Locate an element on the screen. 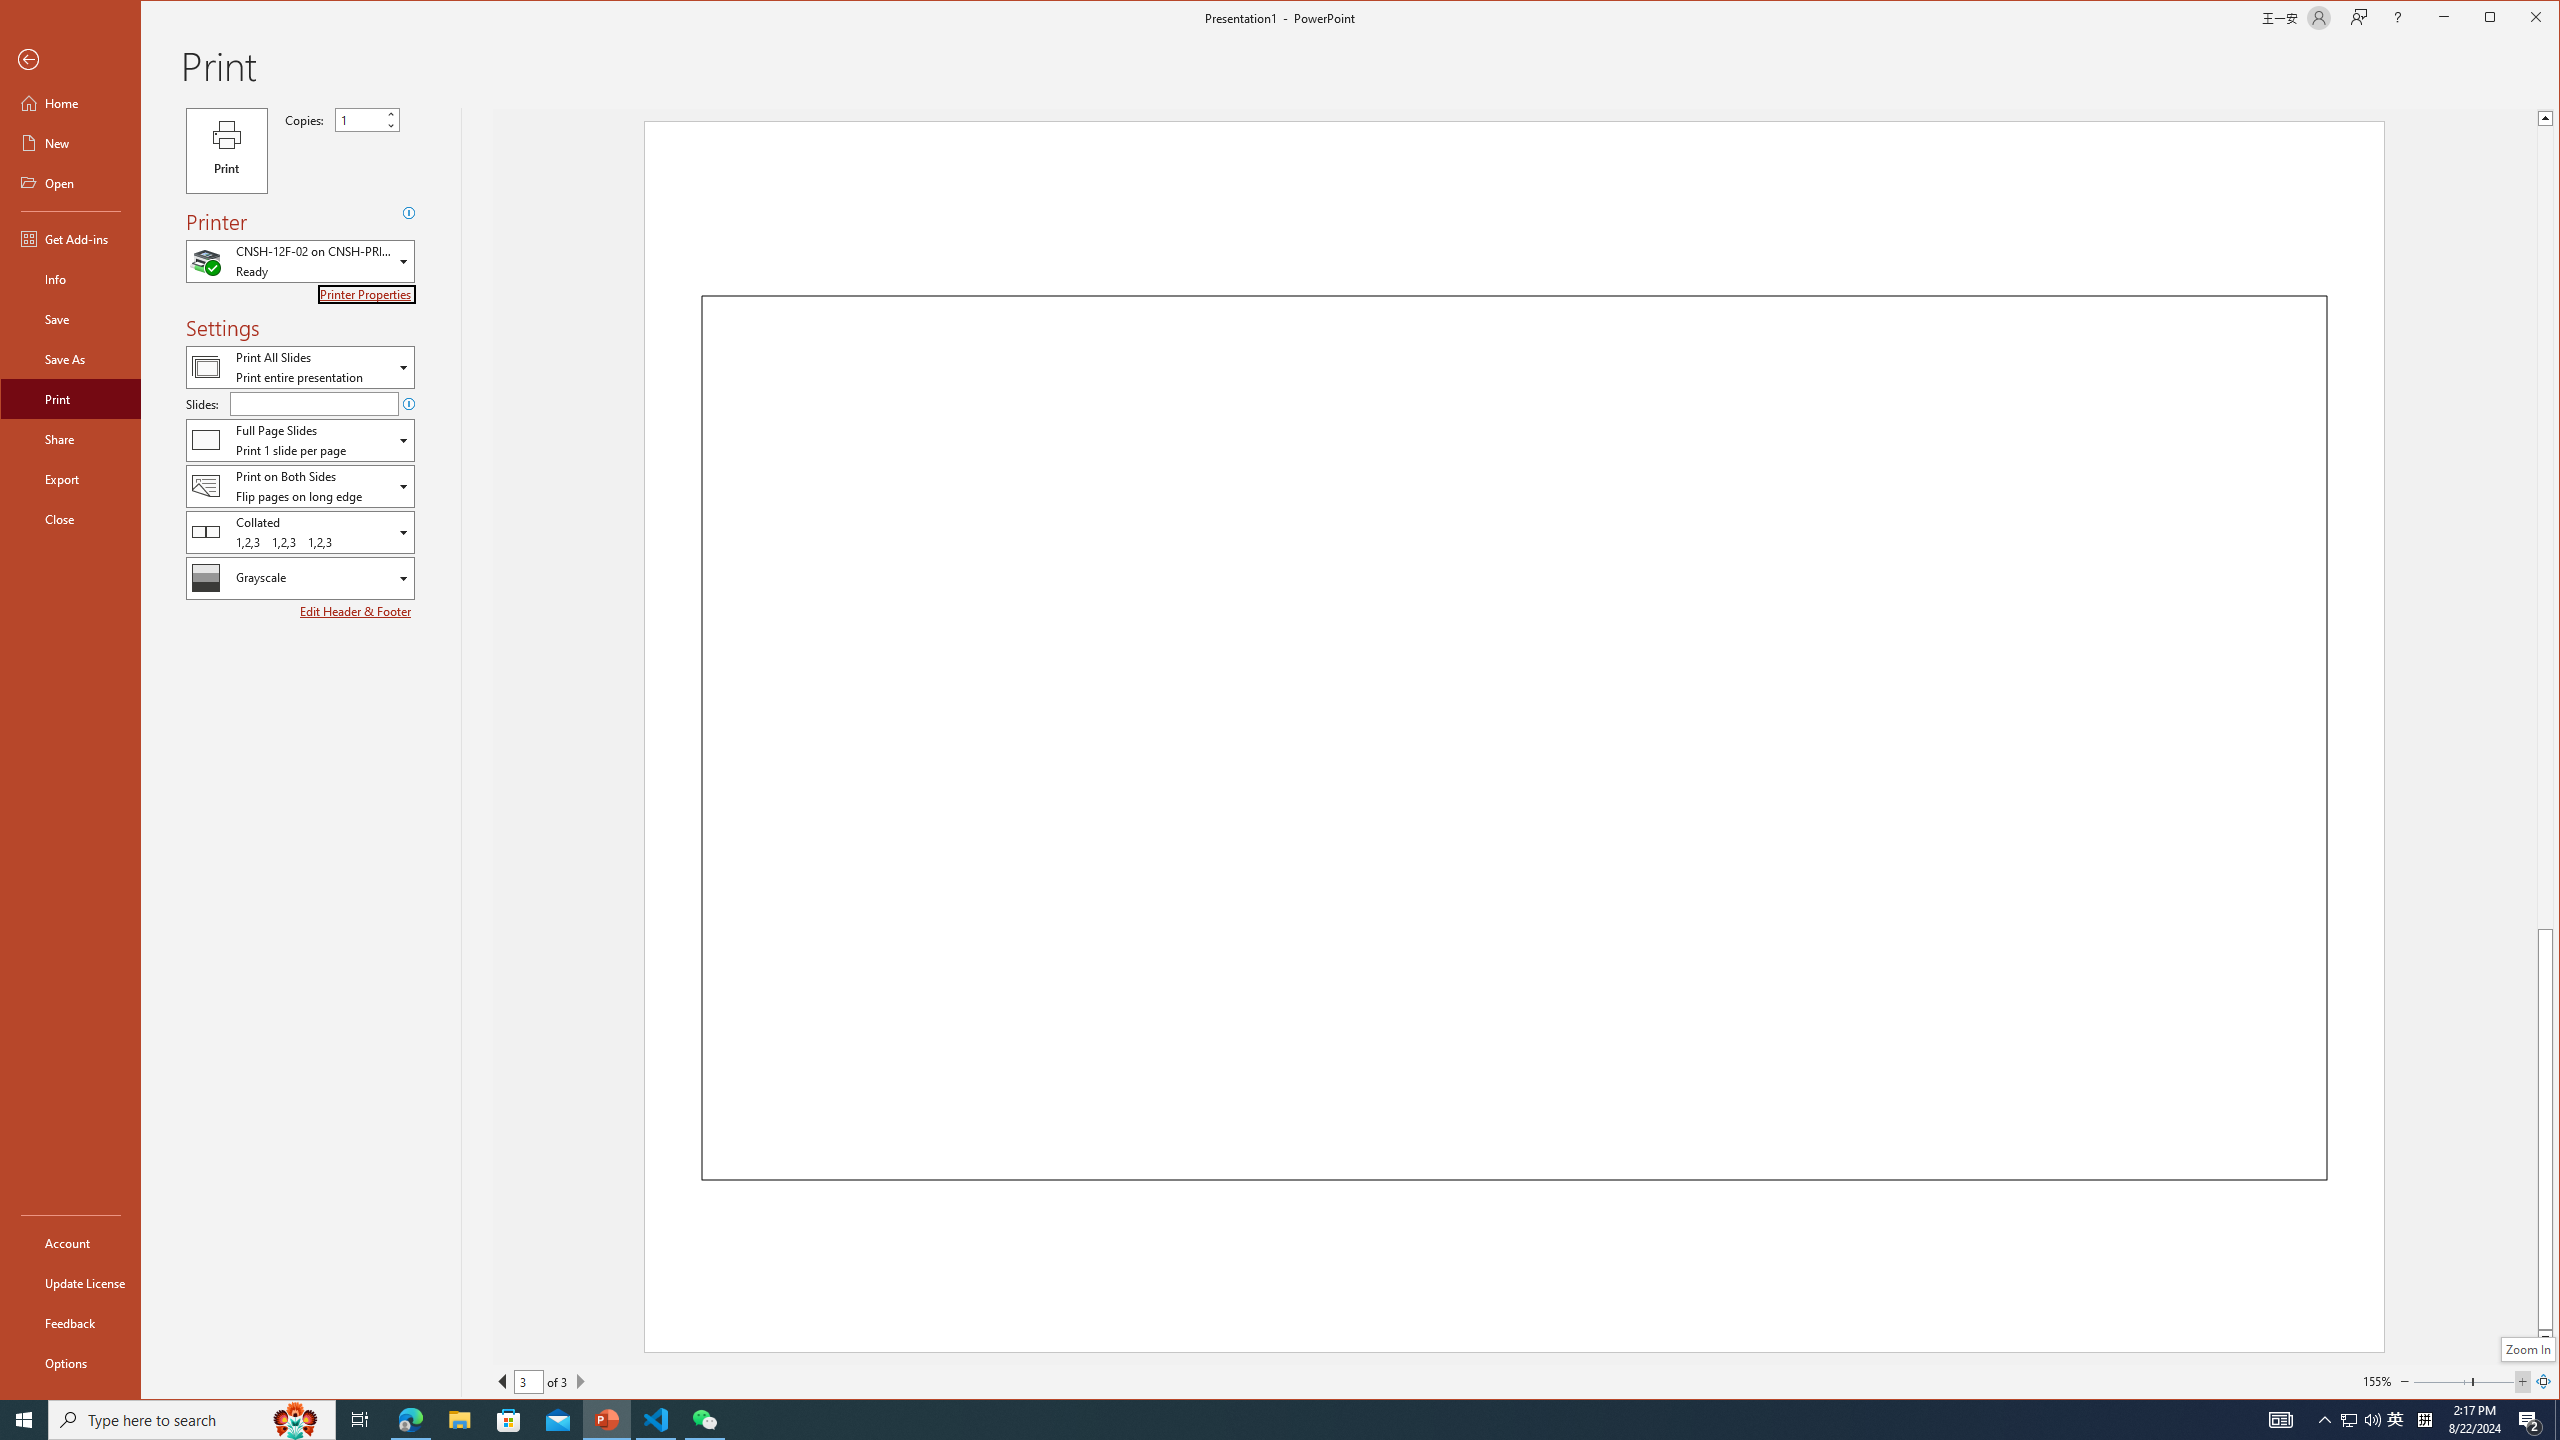 The width and height of the screenshot is (2560, 1440). 'Account' is located at coordinates (69, 1241).